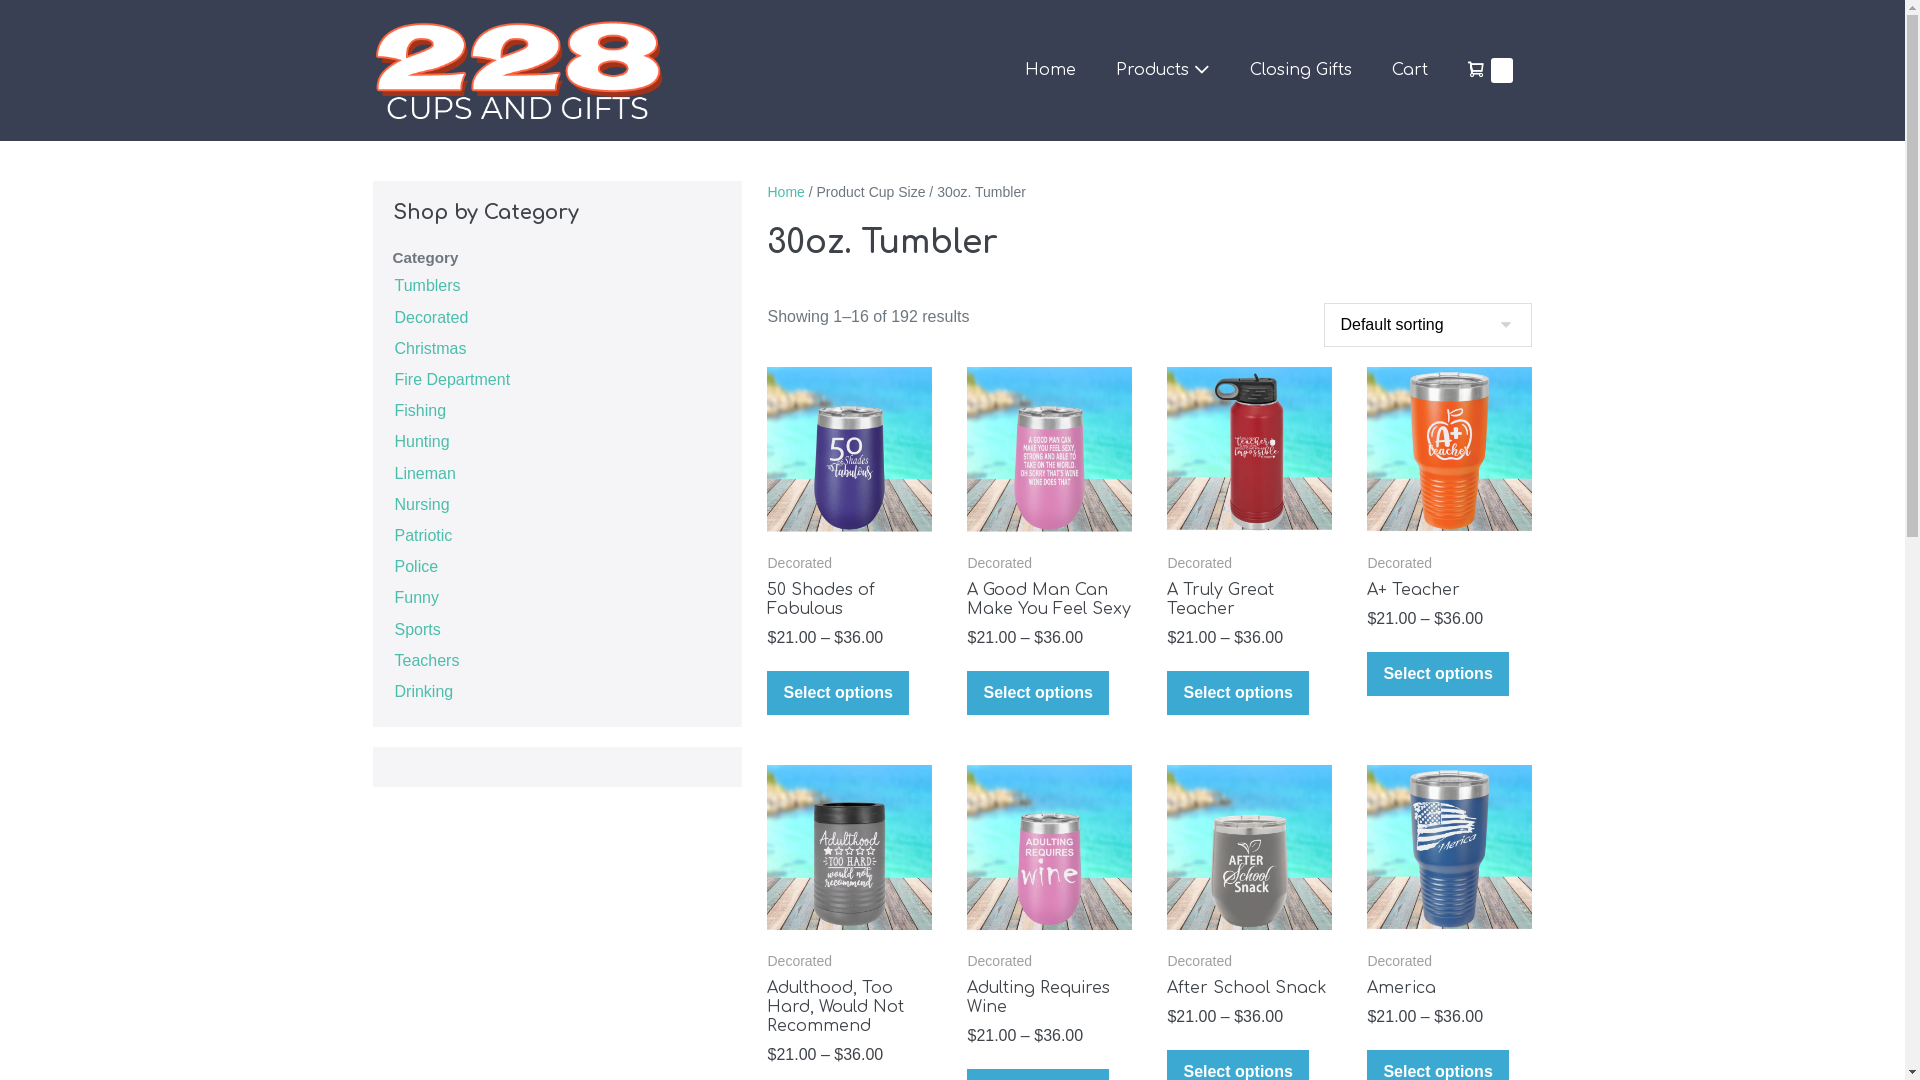 Image resolution: width=1920 pixels, height=1080 pixels. Describe the element at coordinates (784, 192) in the screenshot. I see `'Home'` at that location.